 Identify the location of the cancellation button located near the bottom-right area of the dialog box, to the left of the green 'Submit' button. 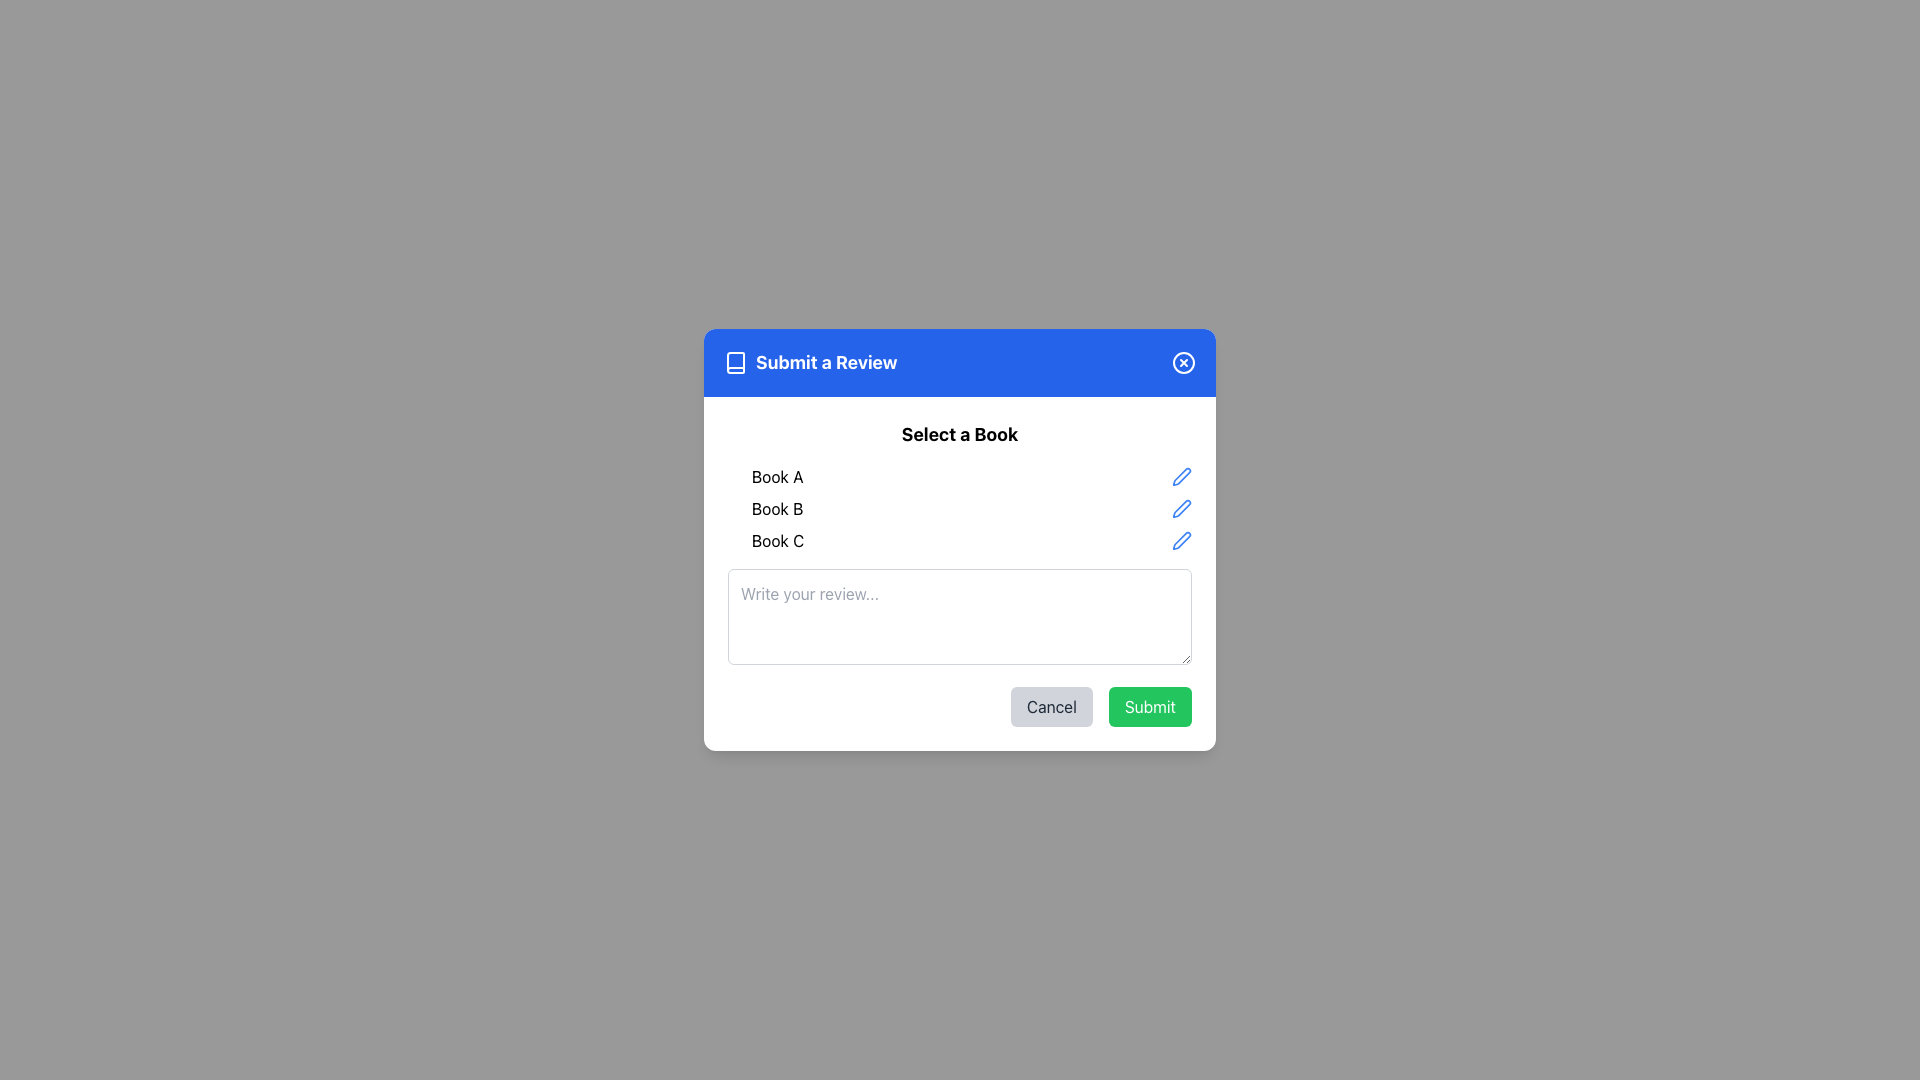
(1050, 705).